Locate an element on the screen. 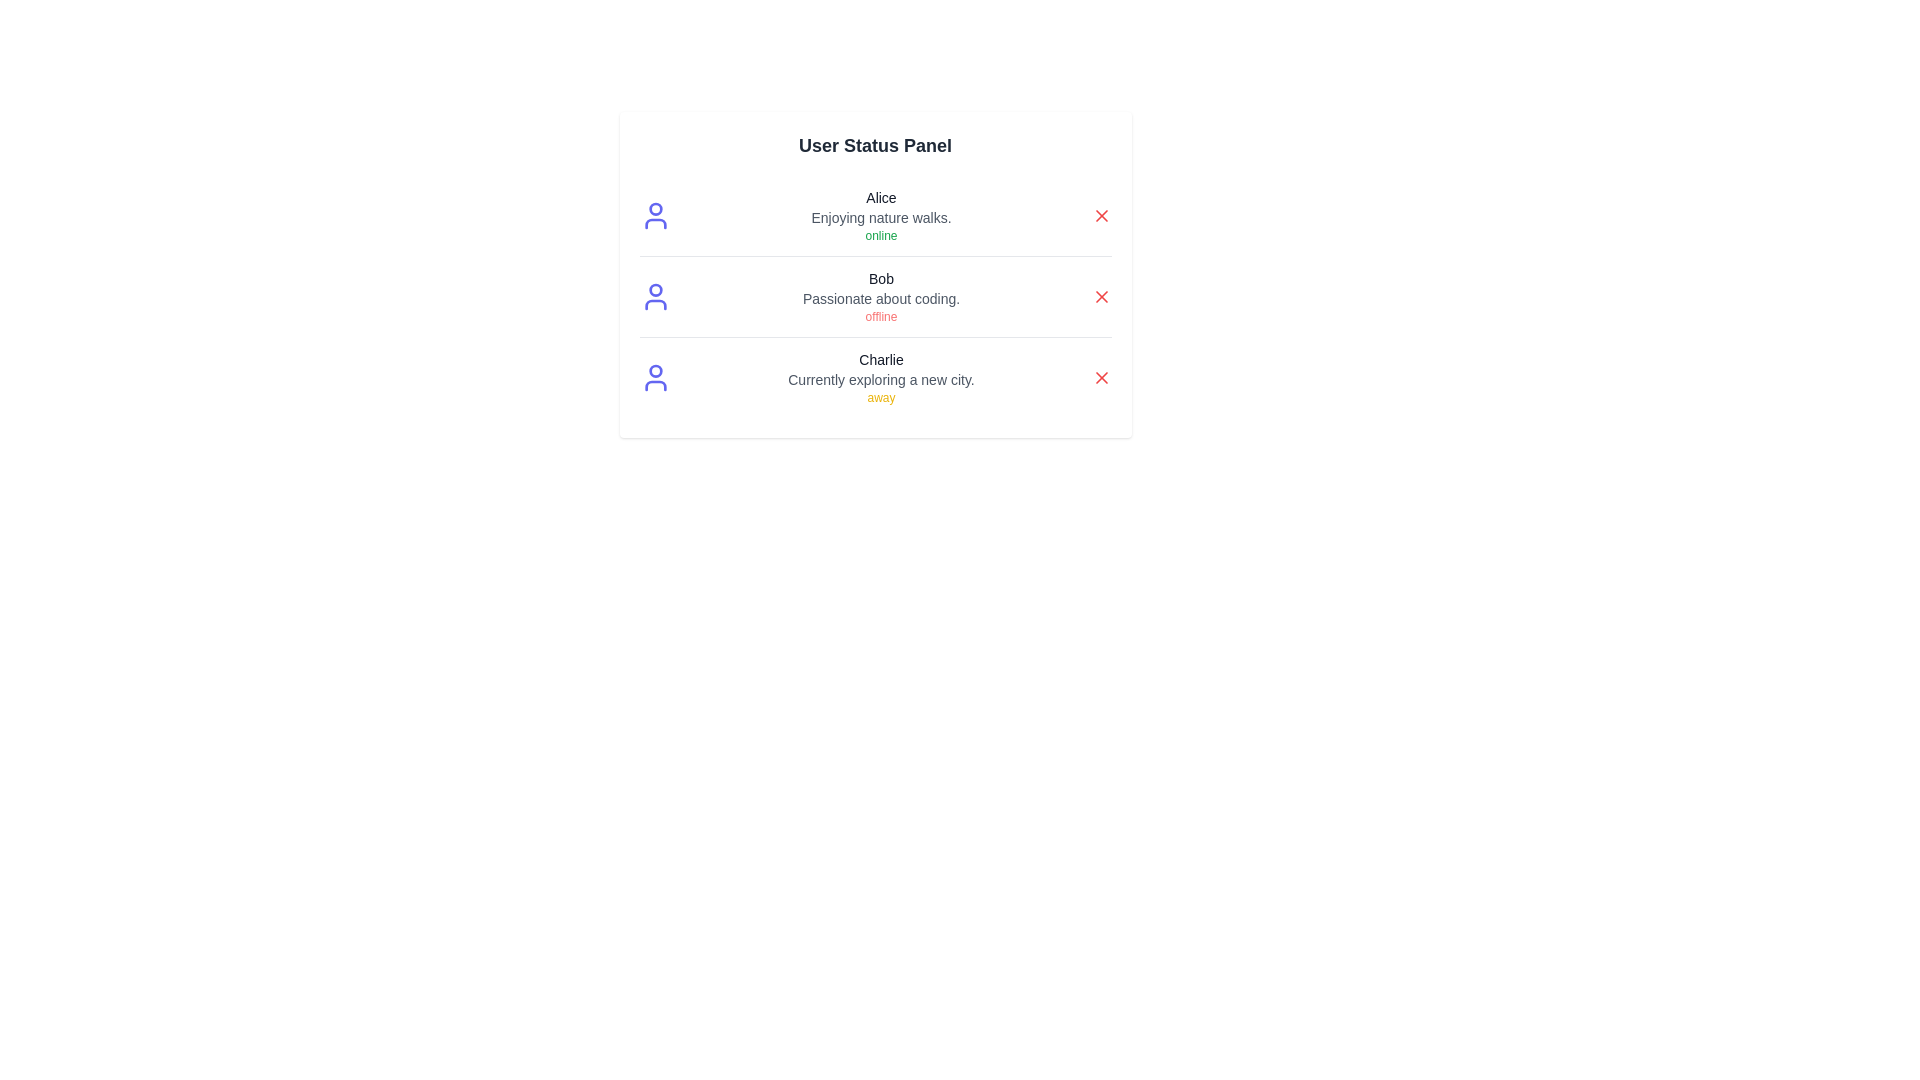  the static text label displaying the username 'Alice', which is the first item in the user information panel within the 'User Status Panel' interface is located at coordinates (880, 197).